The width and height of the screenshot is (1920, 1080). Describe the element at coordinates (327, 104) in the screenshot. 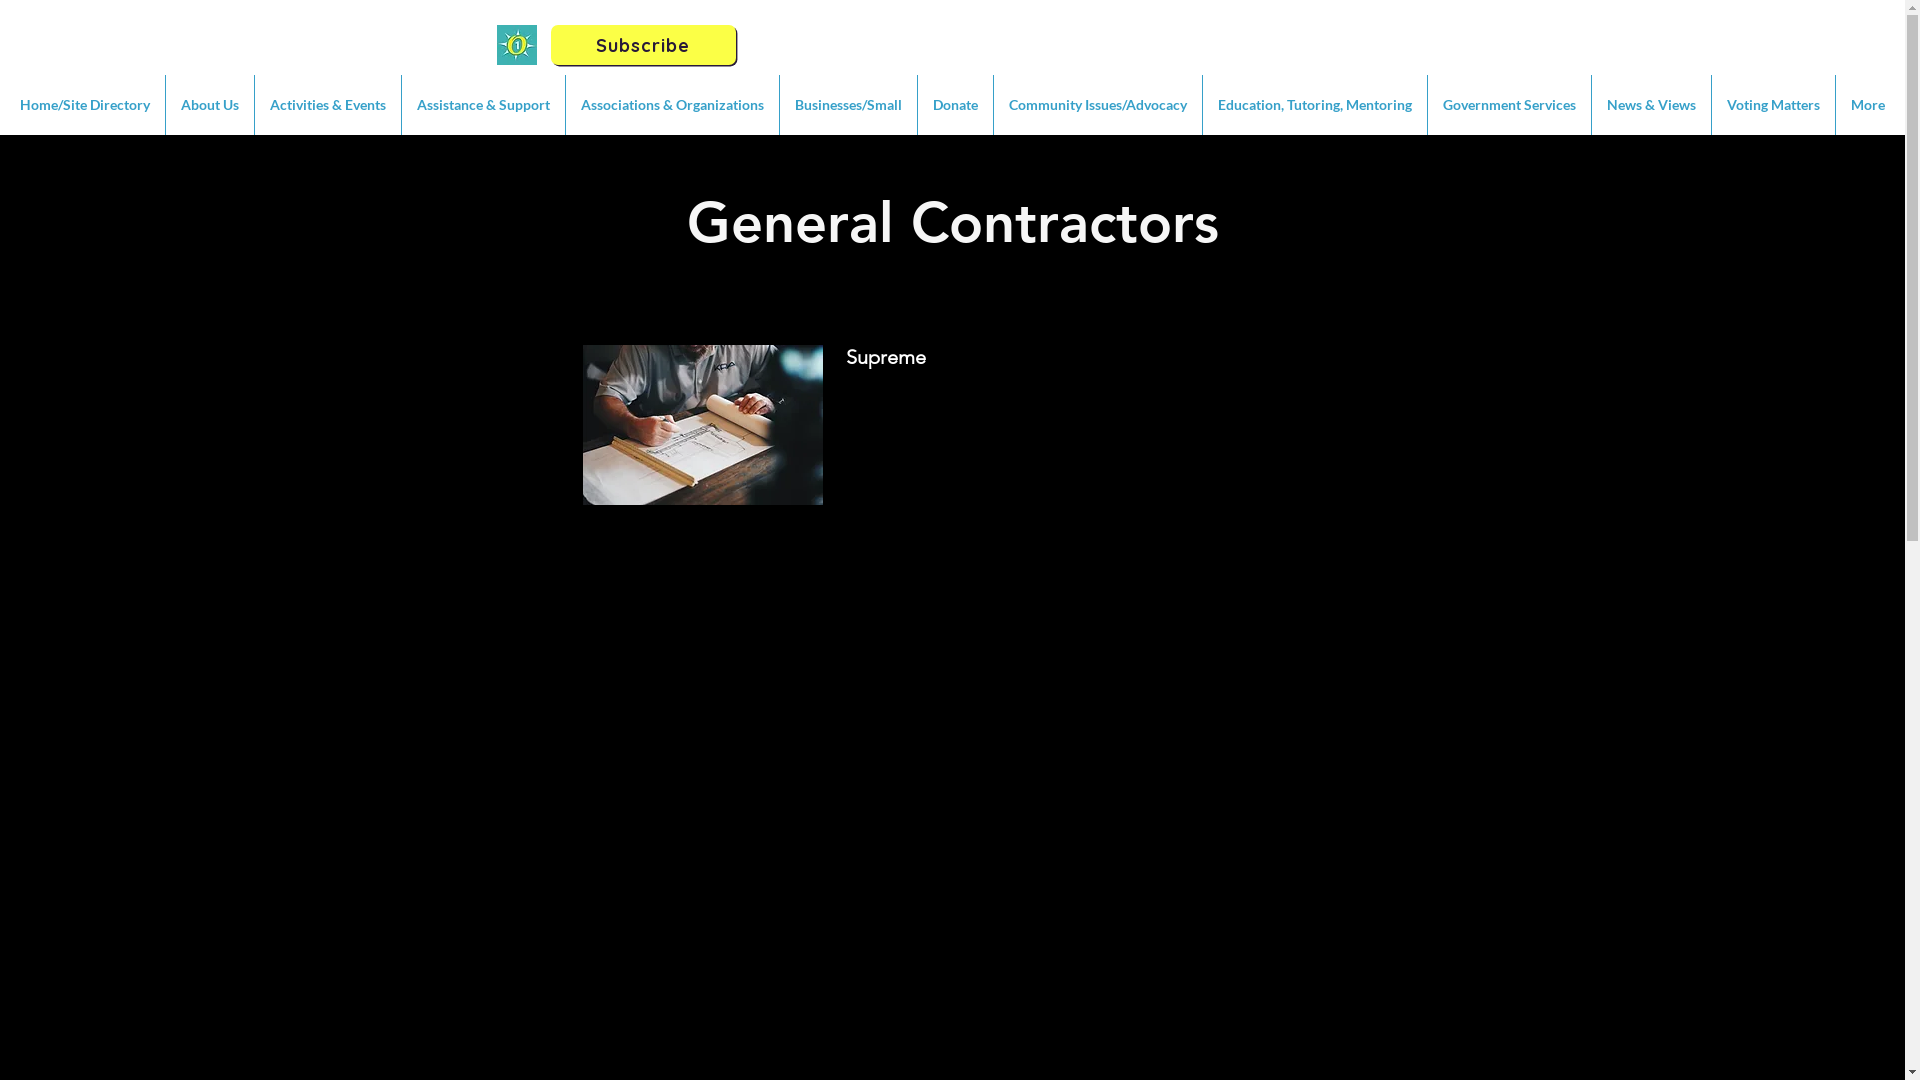

I see `'Activities & Events'` at that location.